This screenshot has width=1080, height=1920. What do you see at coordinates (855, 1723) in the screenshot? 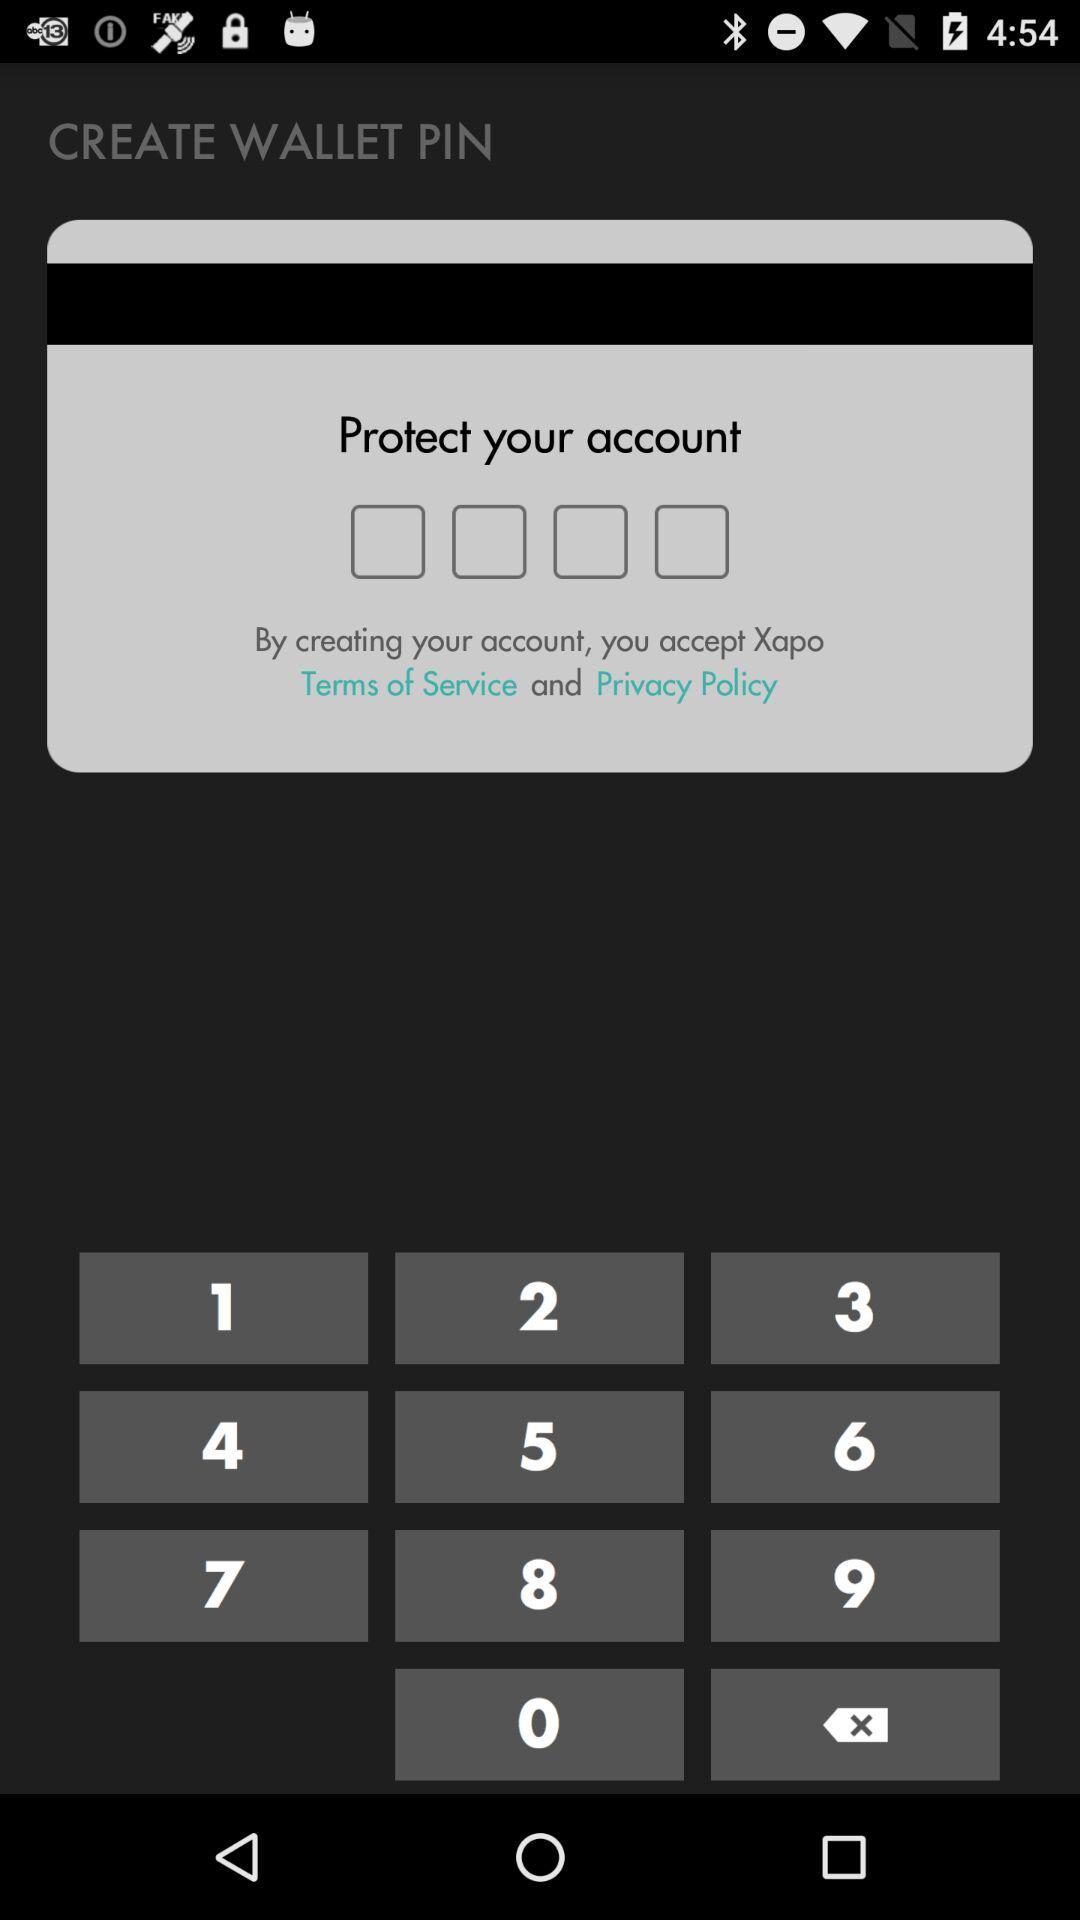
I see `delete single character entry` at bounding box center [855, 1723].